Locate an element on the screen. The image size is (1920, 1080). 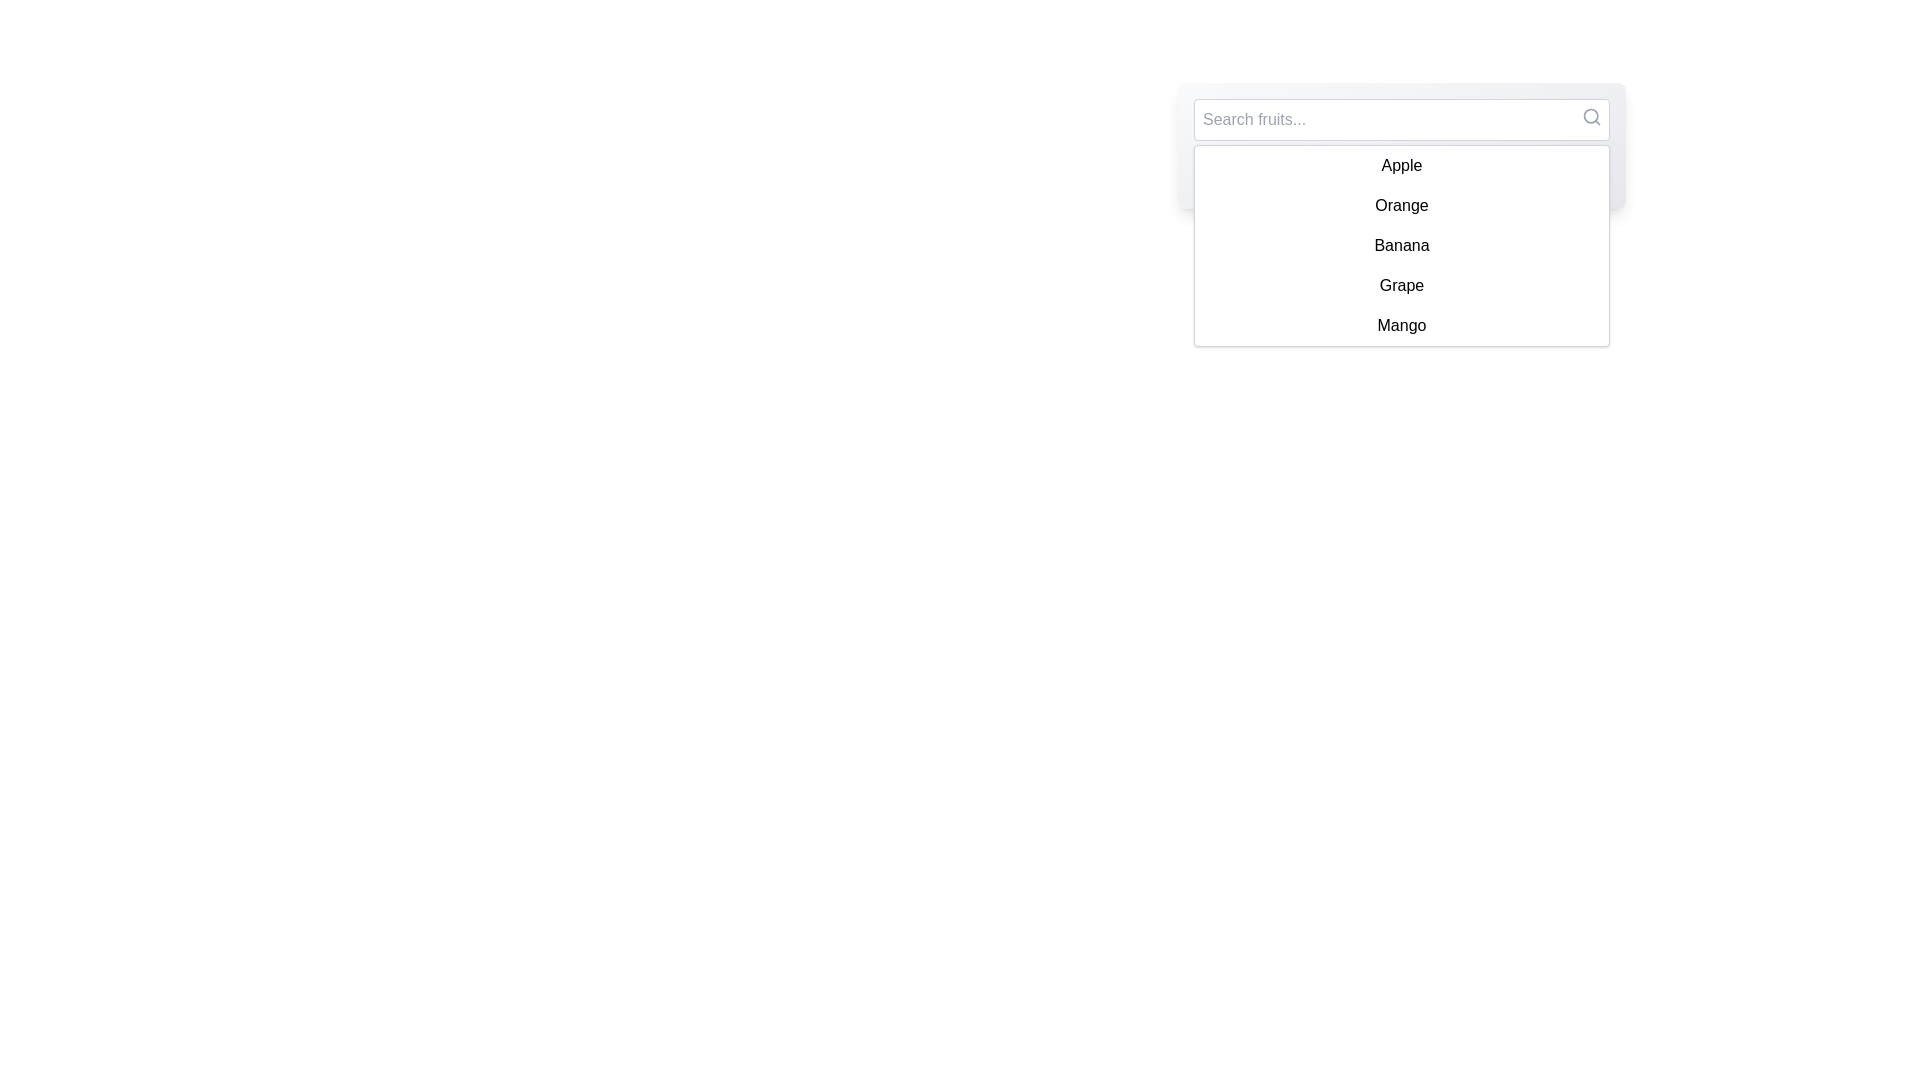
to select the text item 'Banana' in the dropdown menu, which is the third item in the list and has a hover effect that changes its background color is located at coordinates (1400, 245).